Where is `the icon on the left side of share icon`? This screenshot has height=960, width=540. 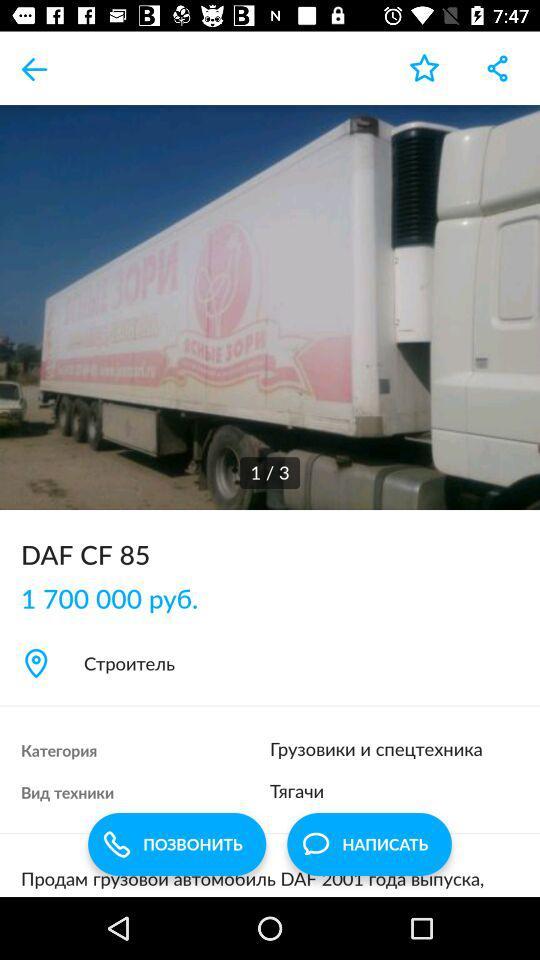
the icon on the left side of share icon is located at coordinates (423, 68).